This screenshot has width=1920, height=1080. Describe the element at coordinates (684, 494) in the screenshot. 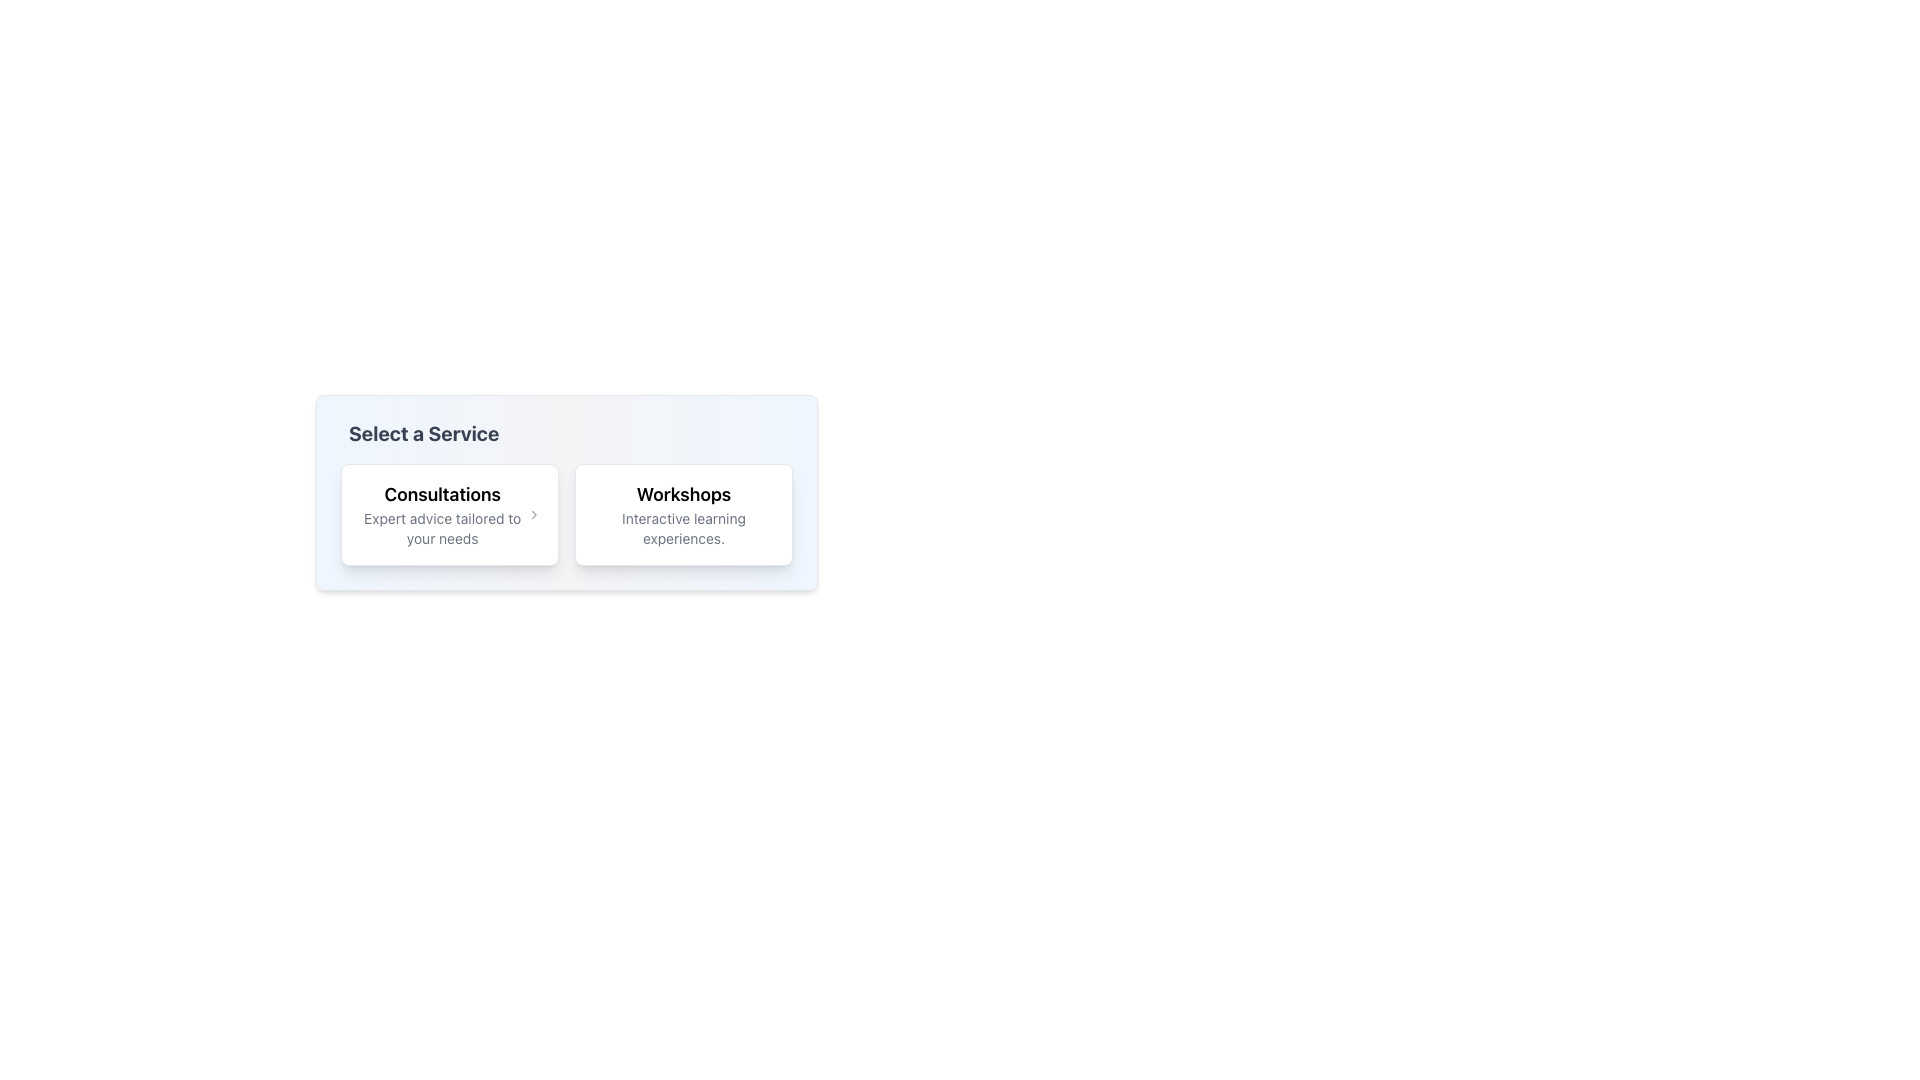

I see `the 'Workshops' text label, which serves as a title for a section or category, providing an overview for related features` at that location.